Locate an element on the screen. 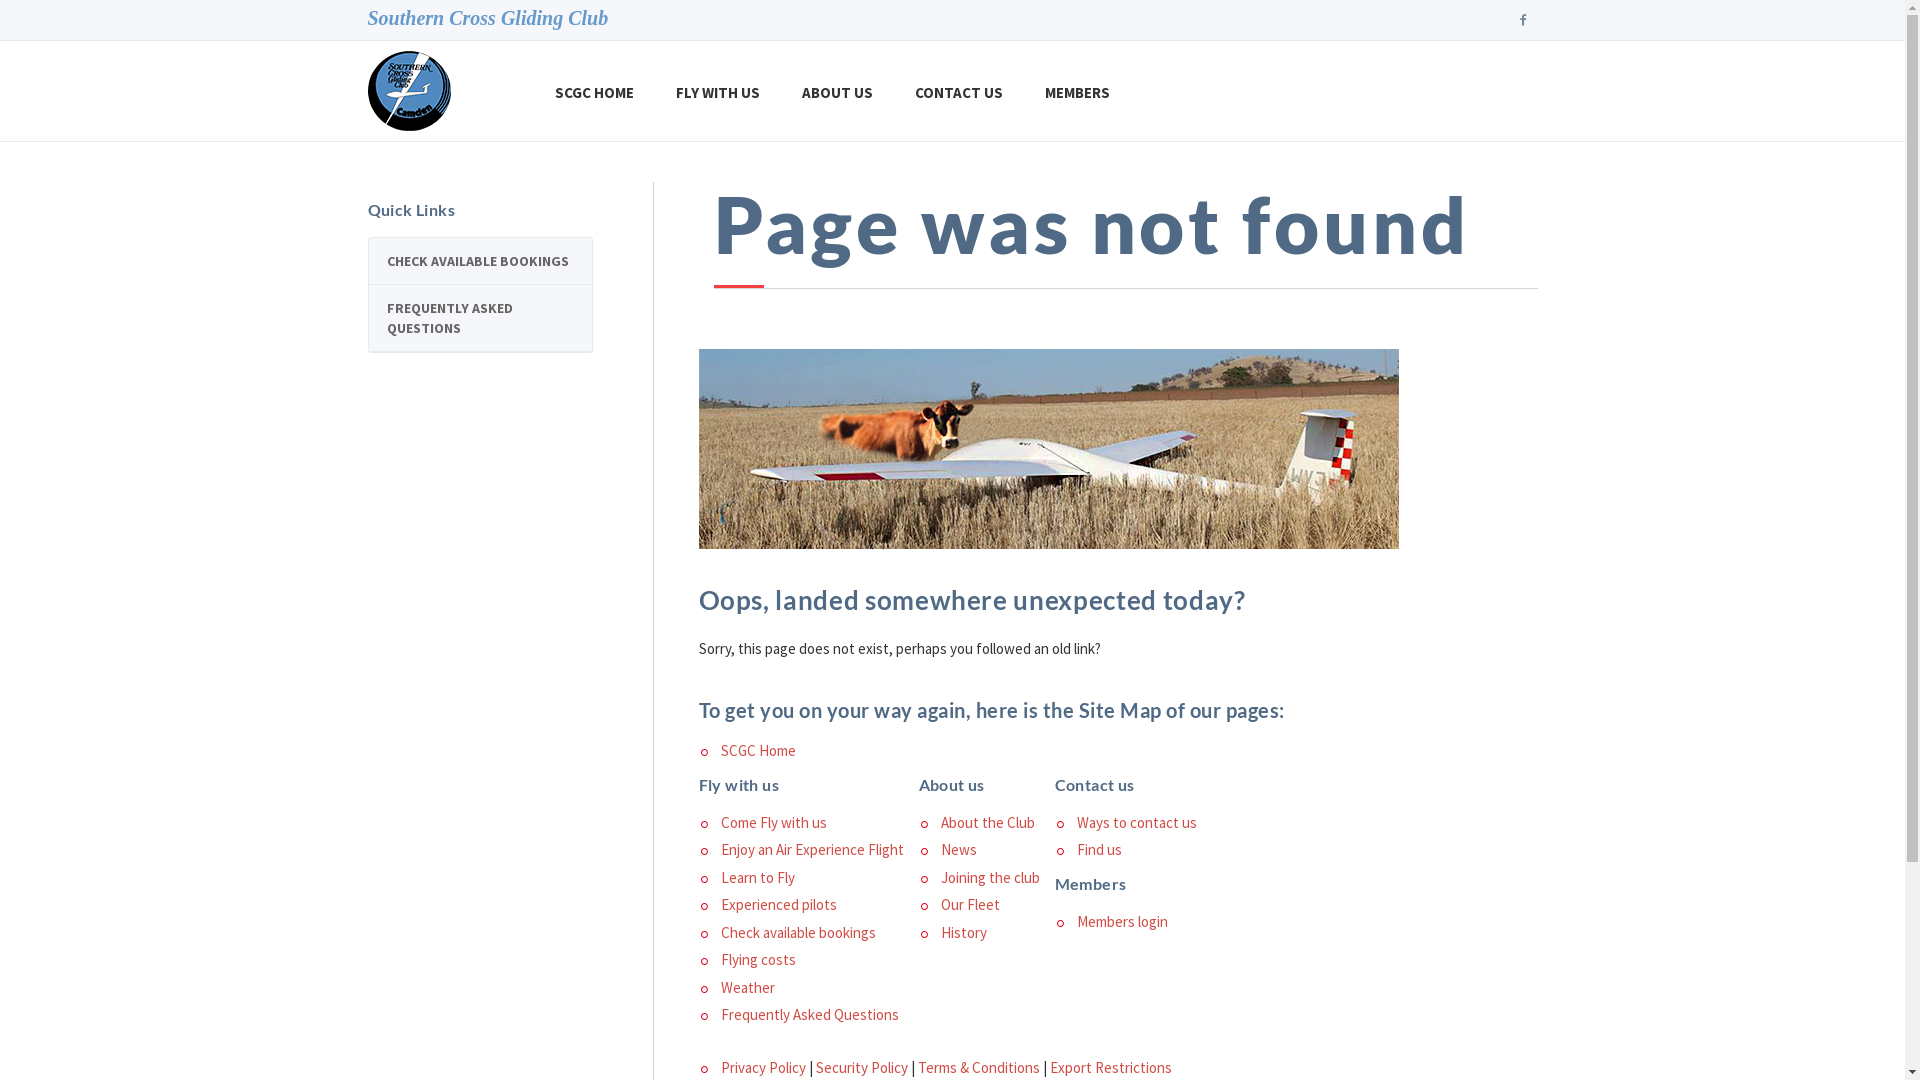  'ABOUT US' is located at coordinates (837, 91).